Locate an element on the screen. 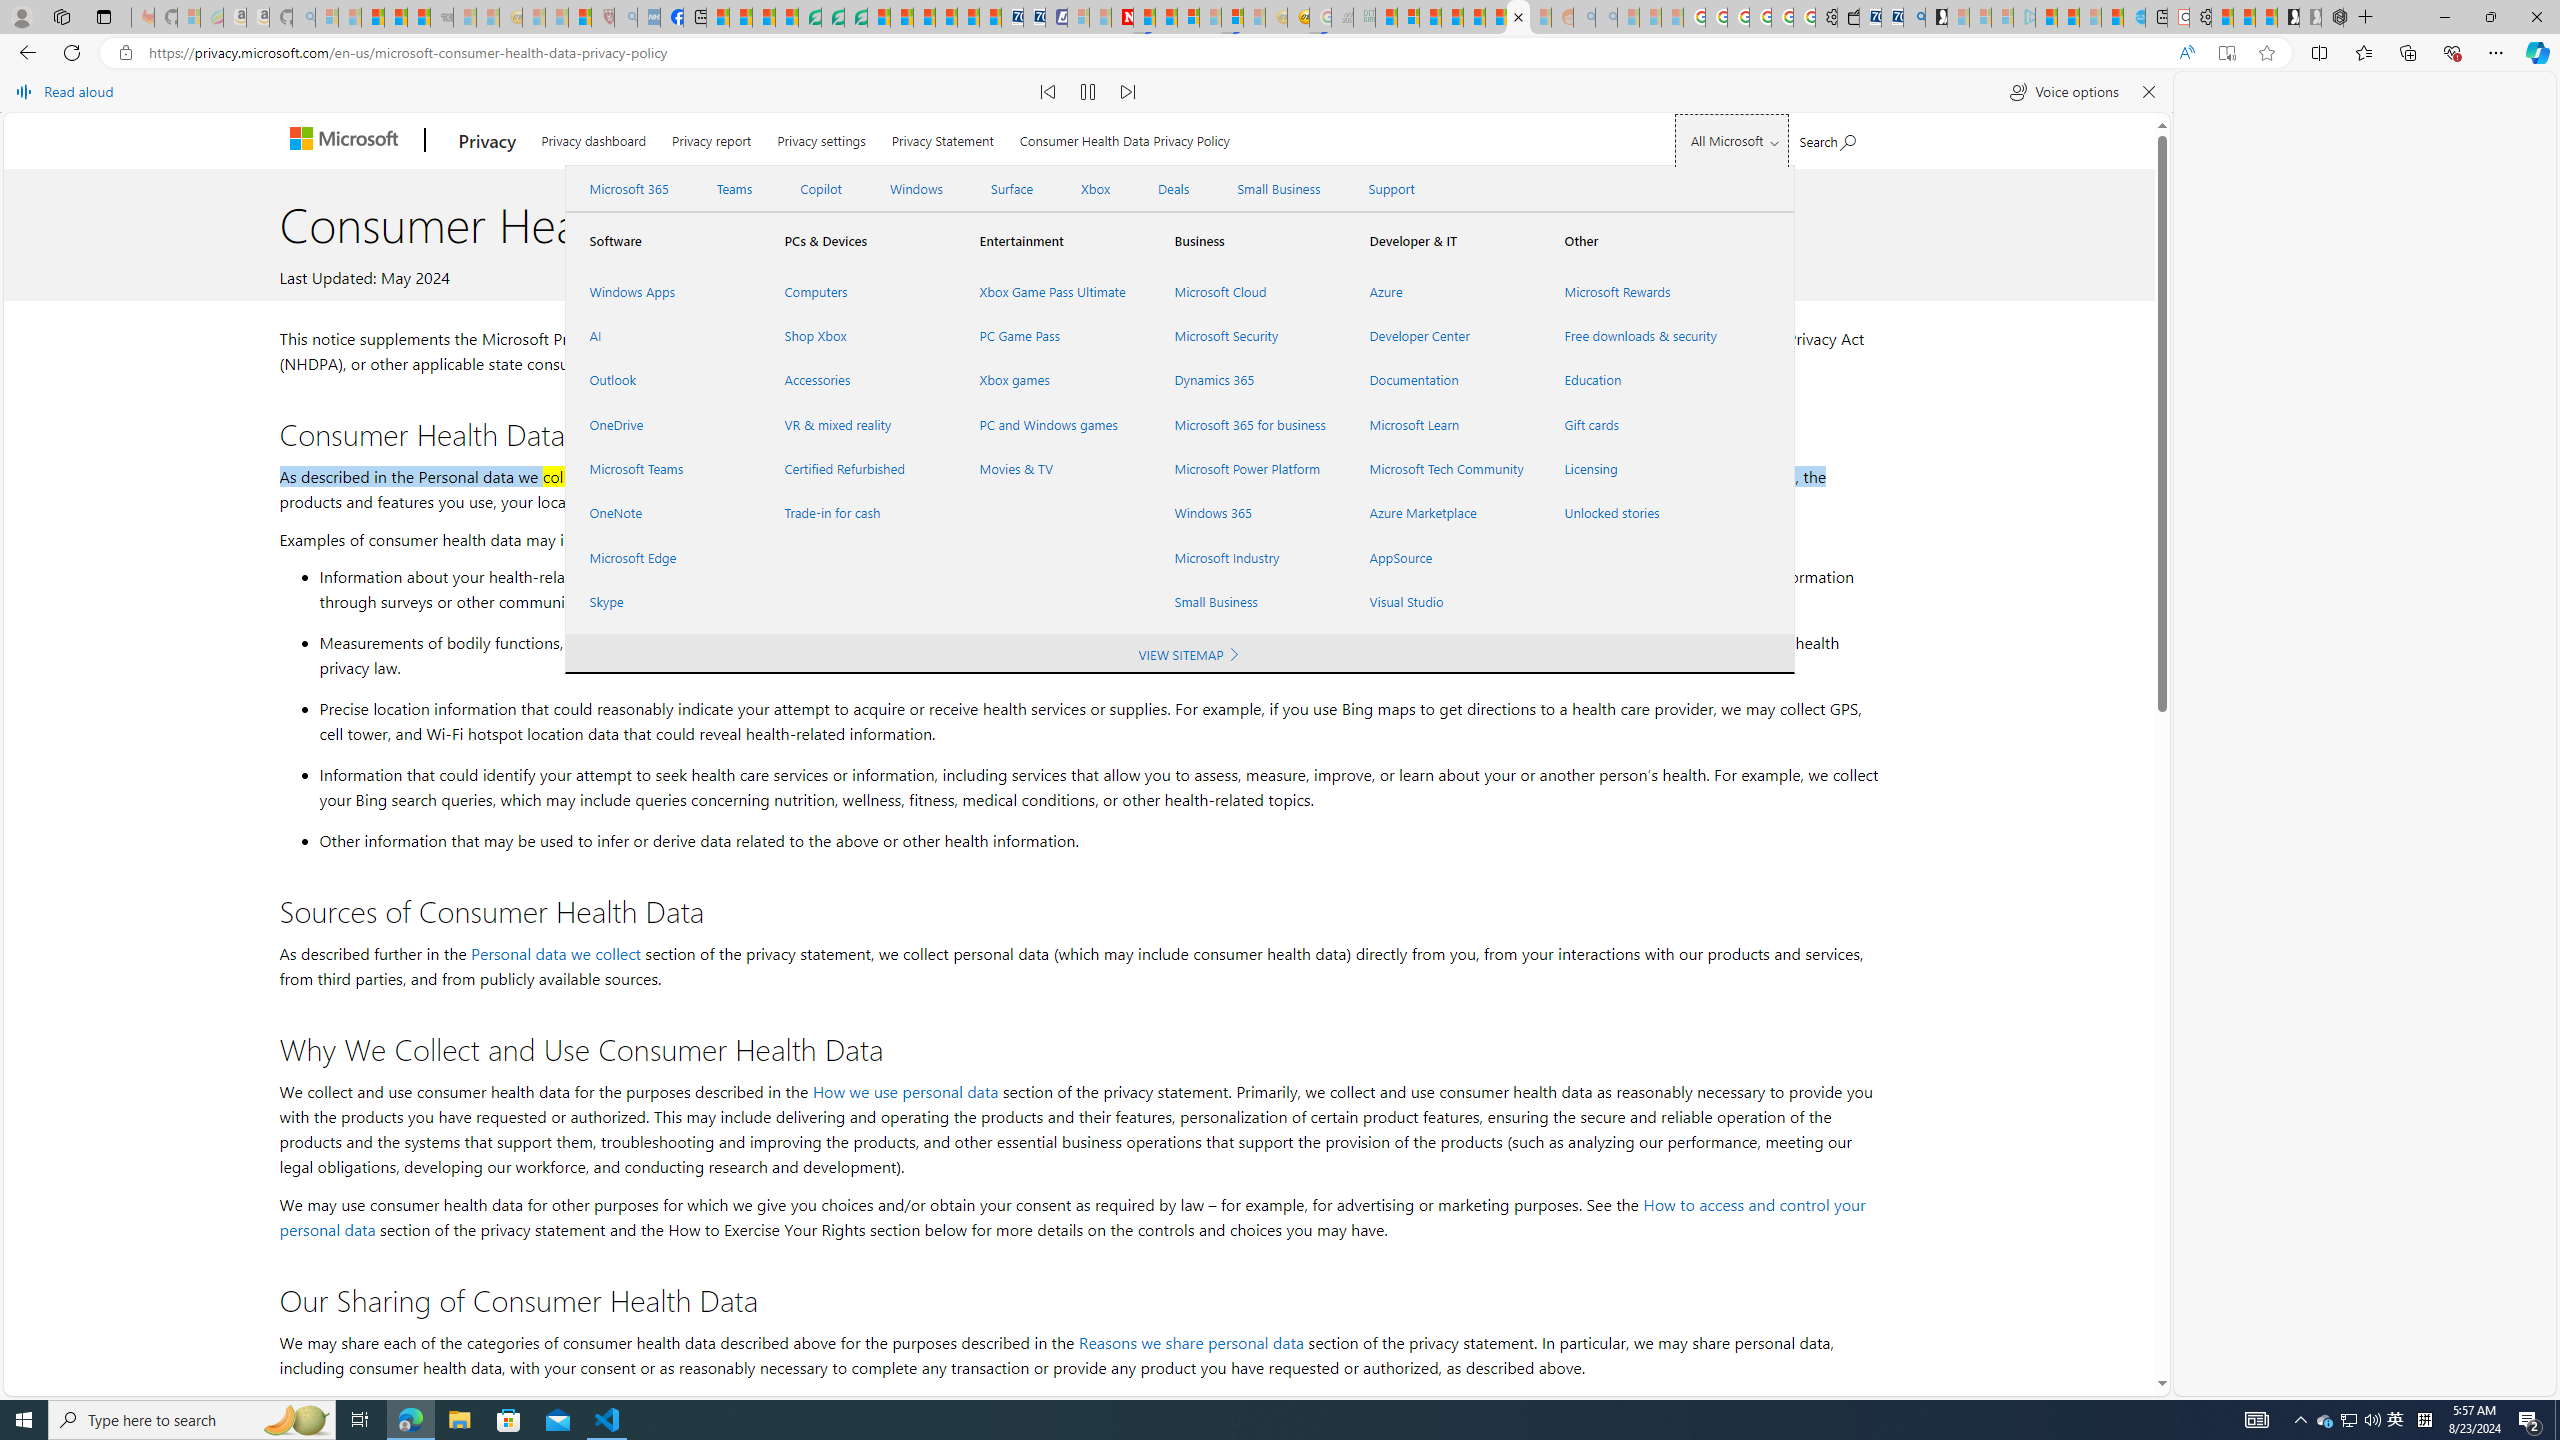 The image size is (2560, 1440). 'Copilot' is located at coordinates (819, 188).